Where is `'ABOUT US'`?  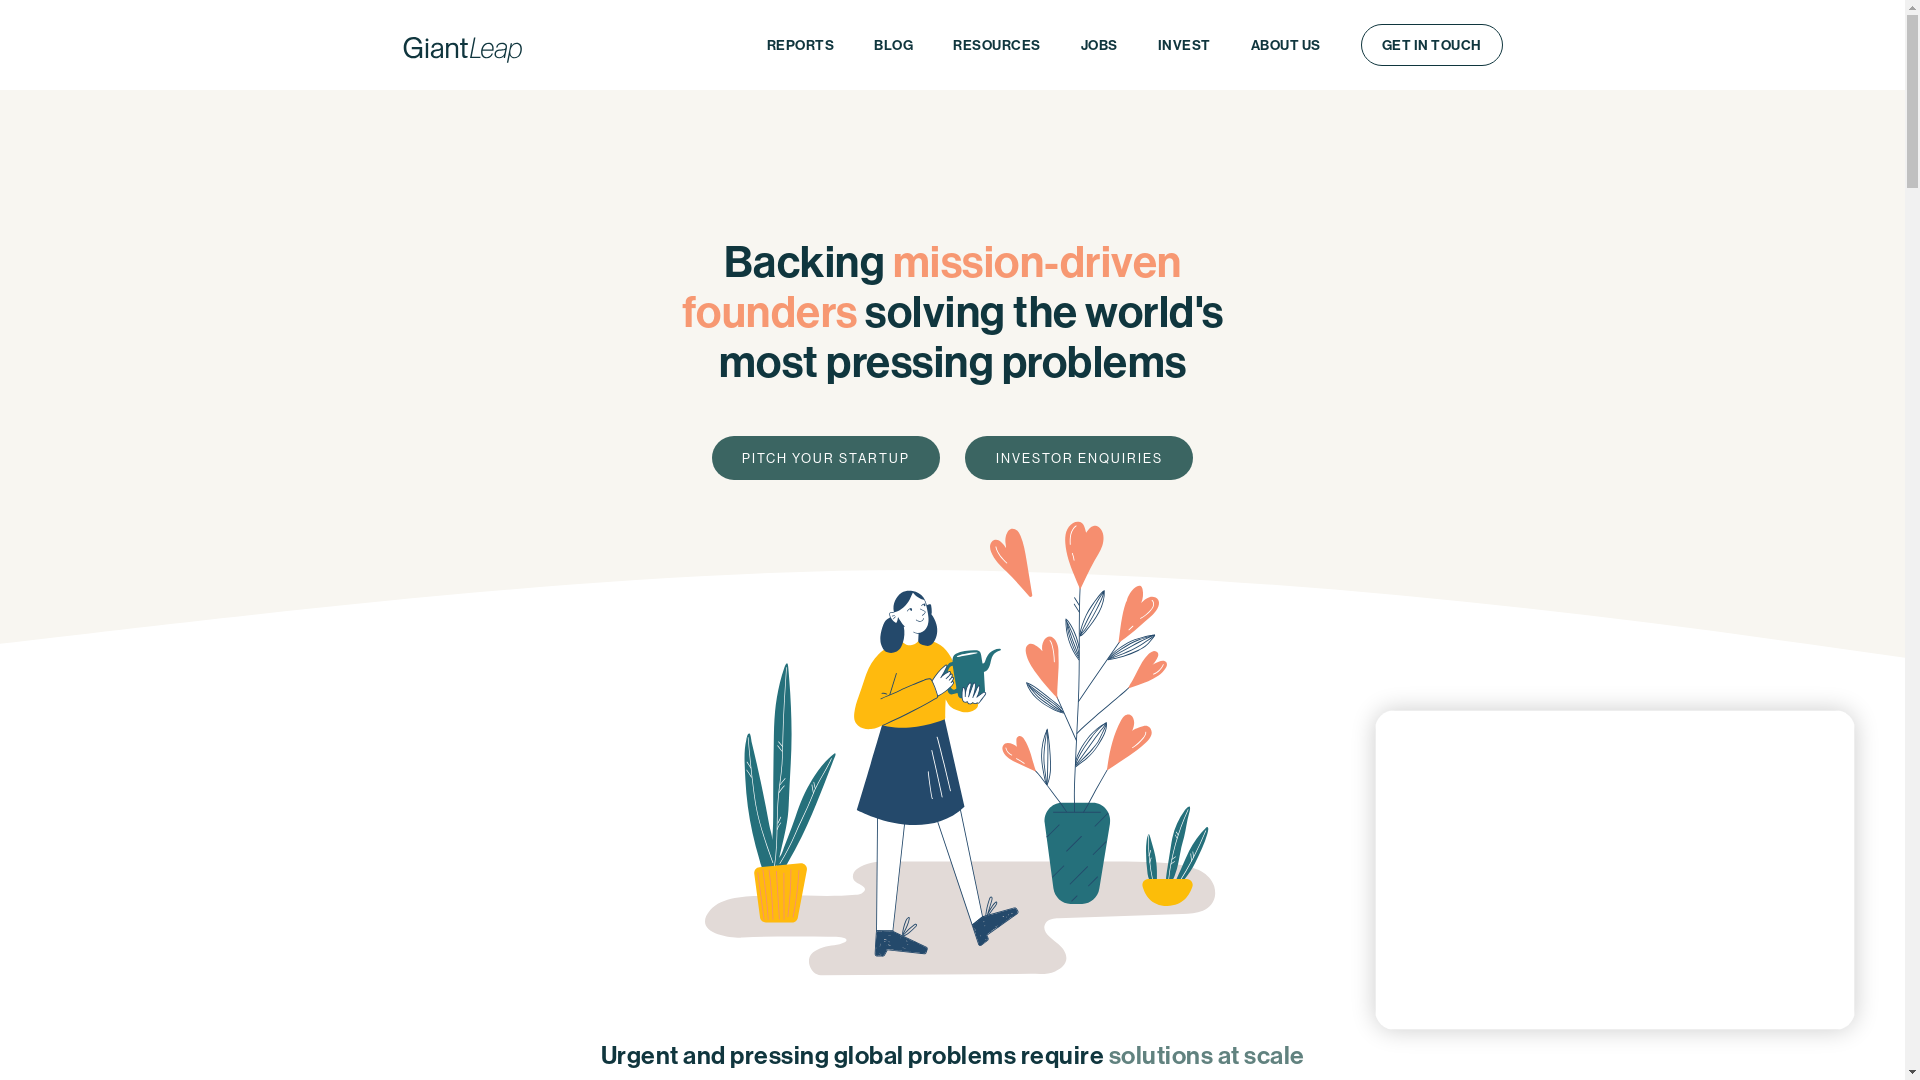
'ABOUT US' is located at coordinates (1285, 45).